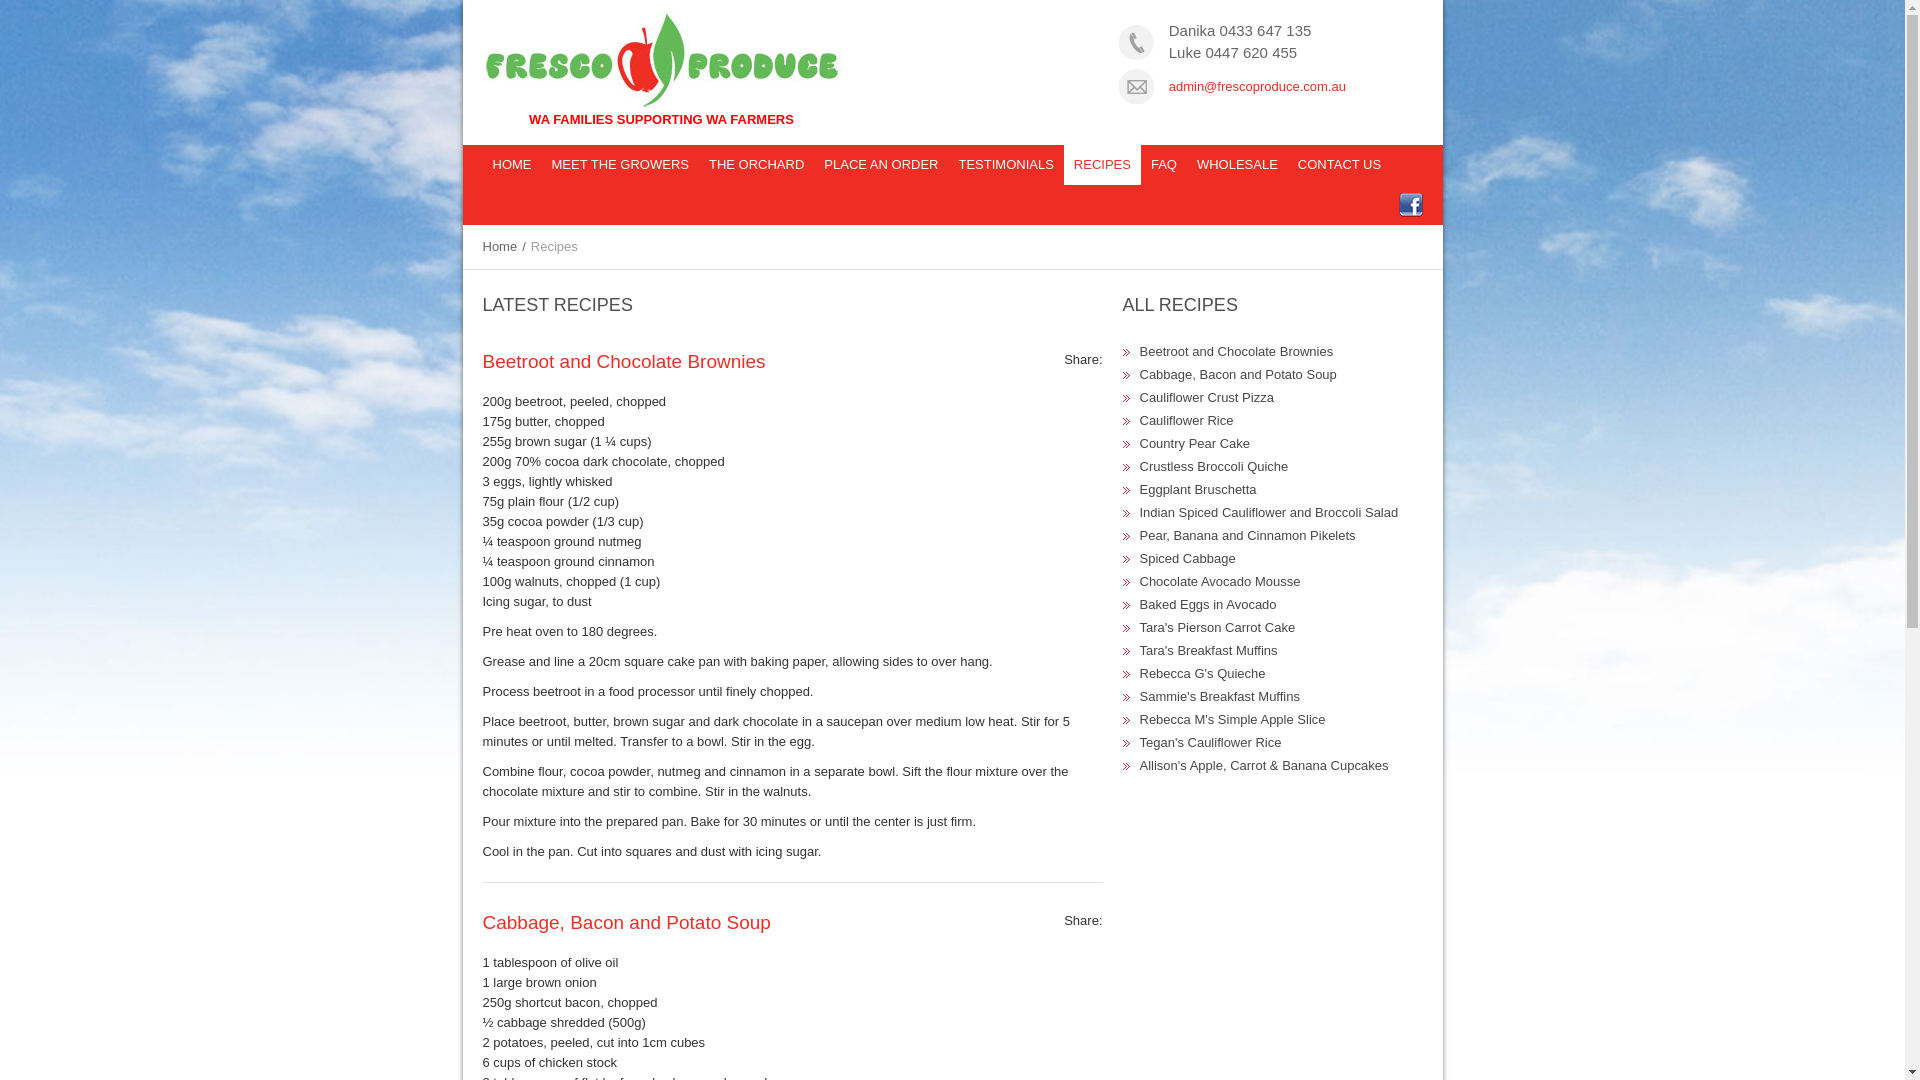 This screenshot has width=1920, height=1080. Describe the element at coordinates (622, 361) in the screenshot. I see `'Beetroot and Chocolate Brownies'` at that location.